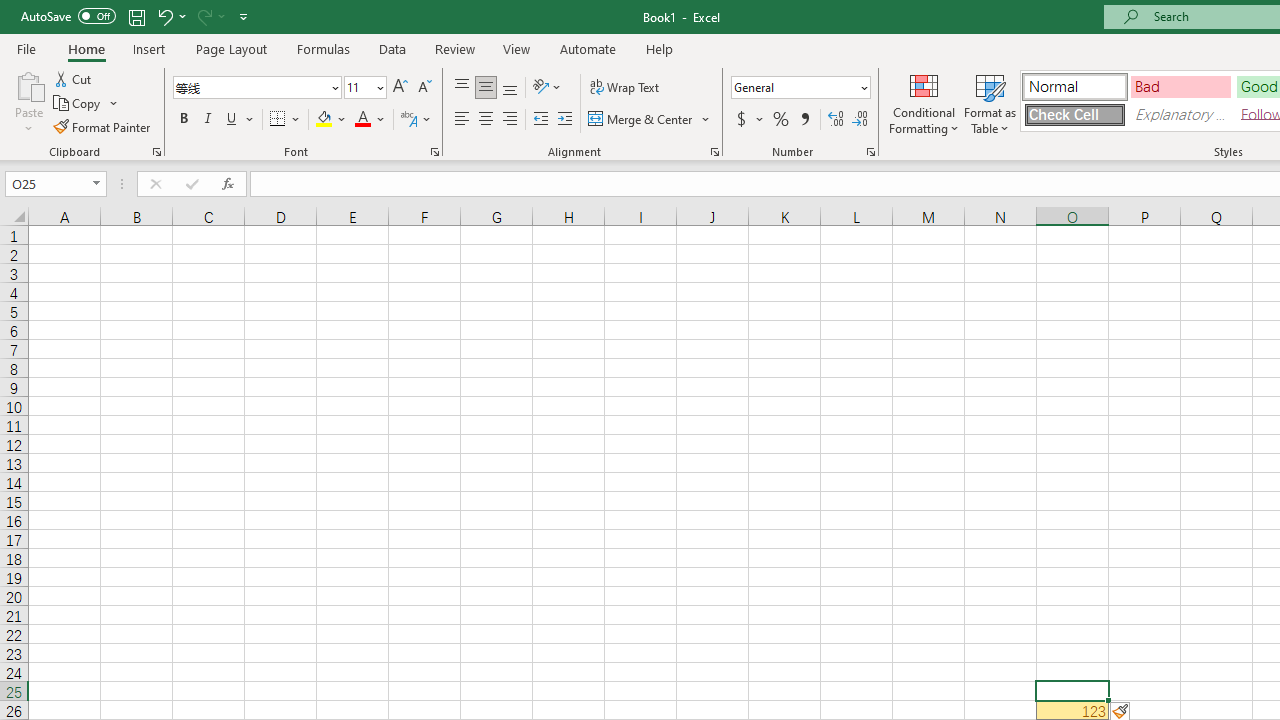  Describe the element at coordinates (277, 119) in the screenshot. I see `'Bottom Border'` at that location.